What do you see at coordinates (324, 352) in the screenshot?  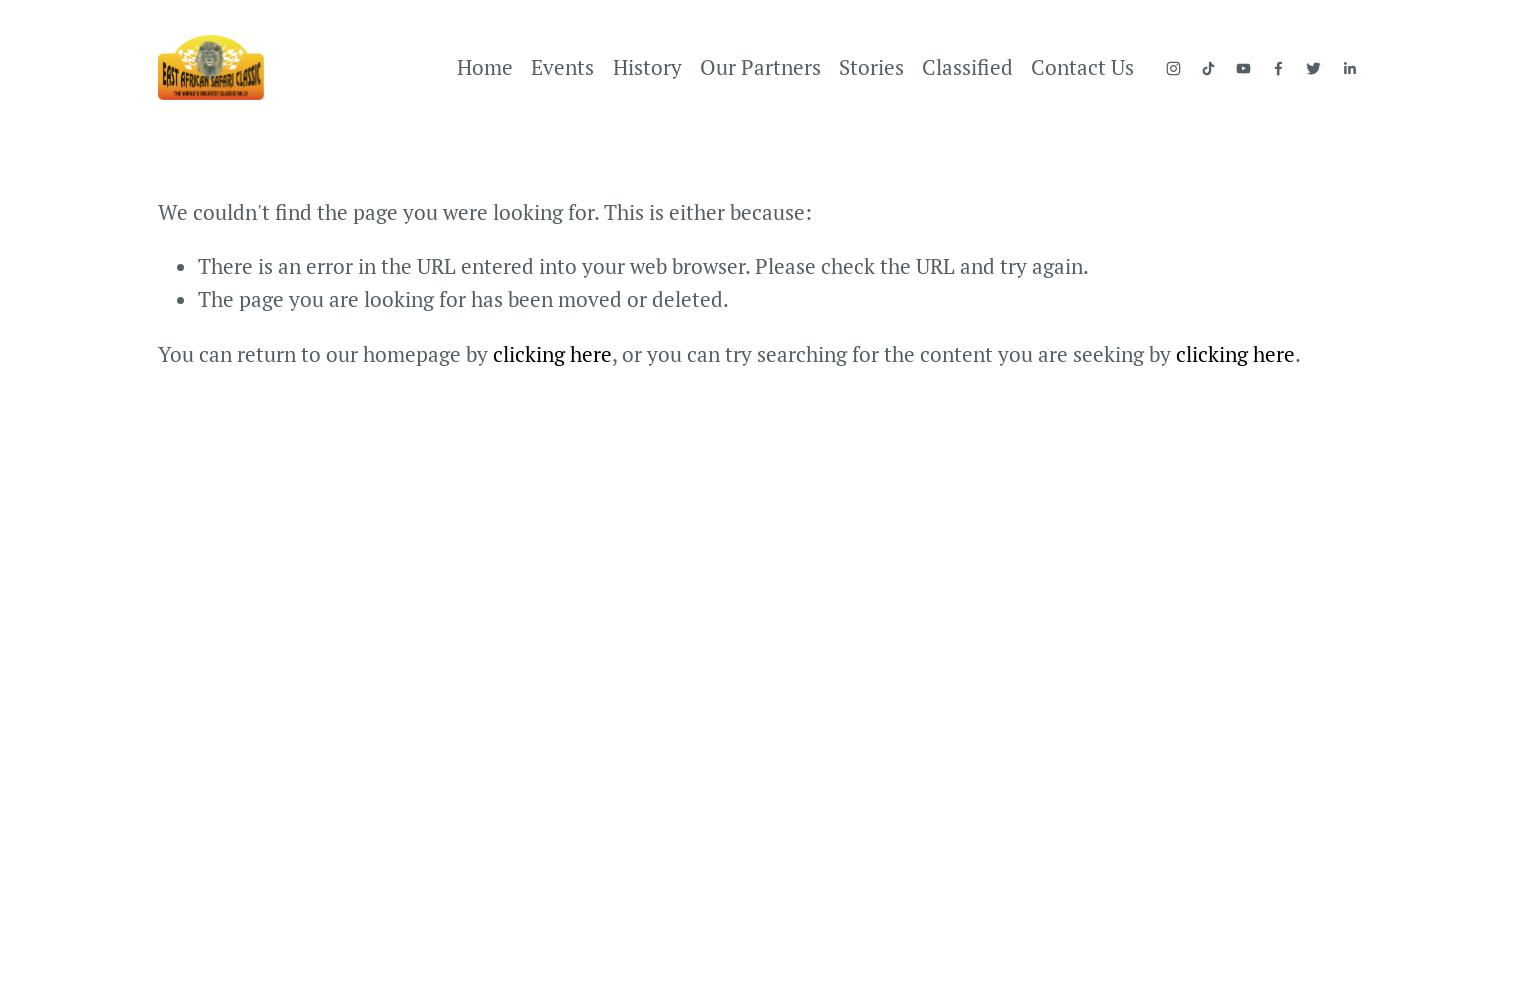 I see `'You can return to our homepage by'` at bounding box center [324, 352].